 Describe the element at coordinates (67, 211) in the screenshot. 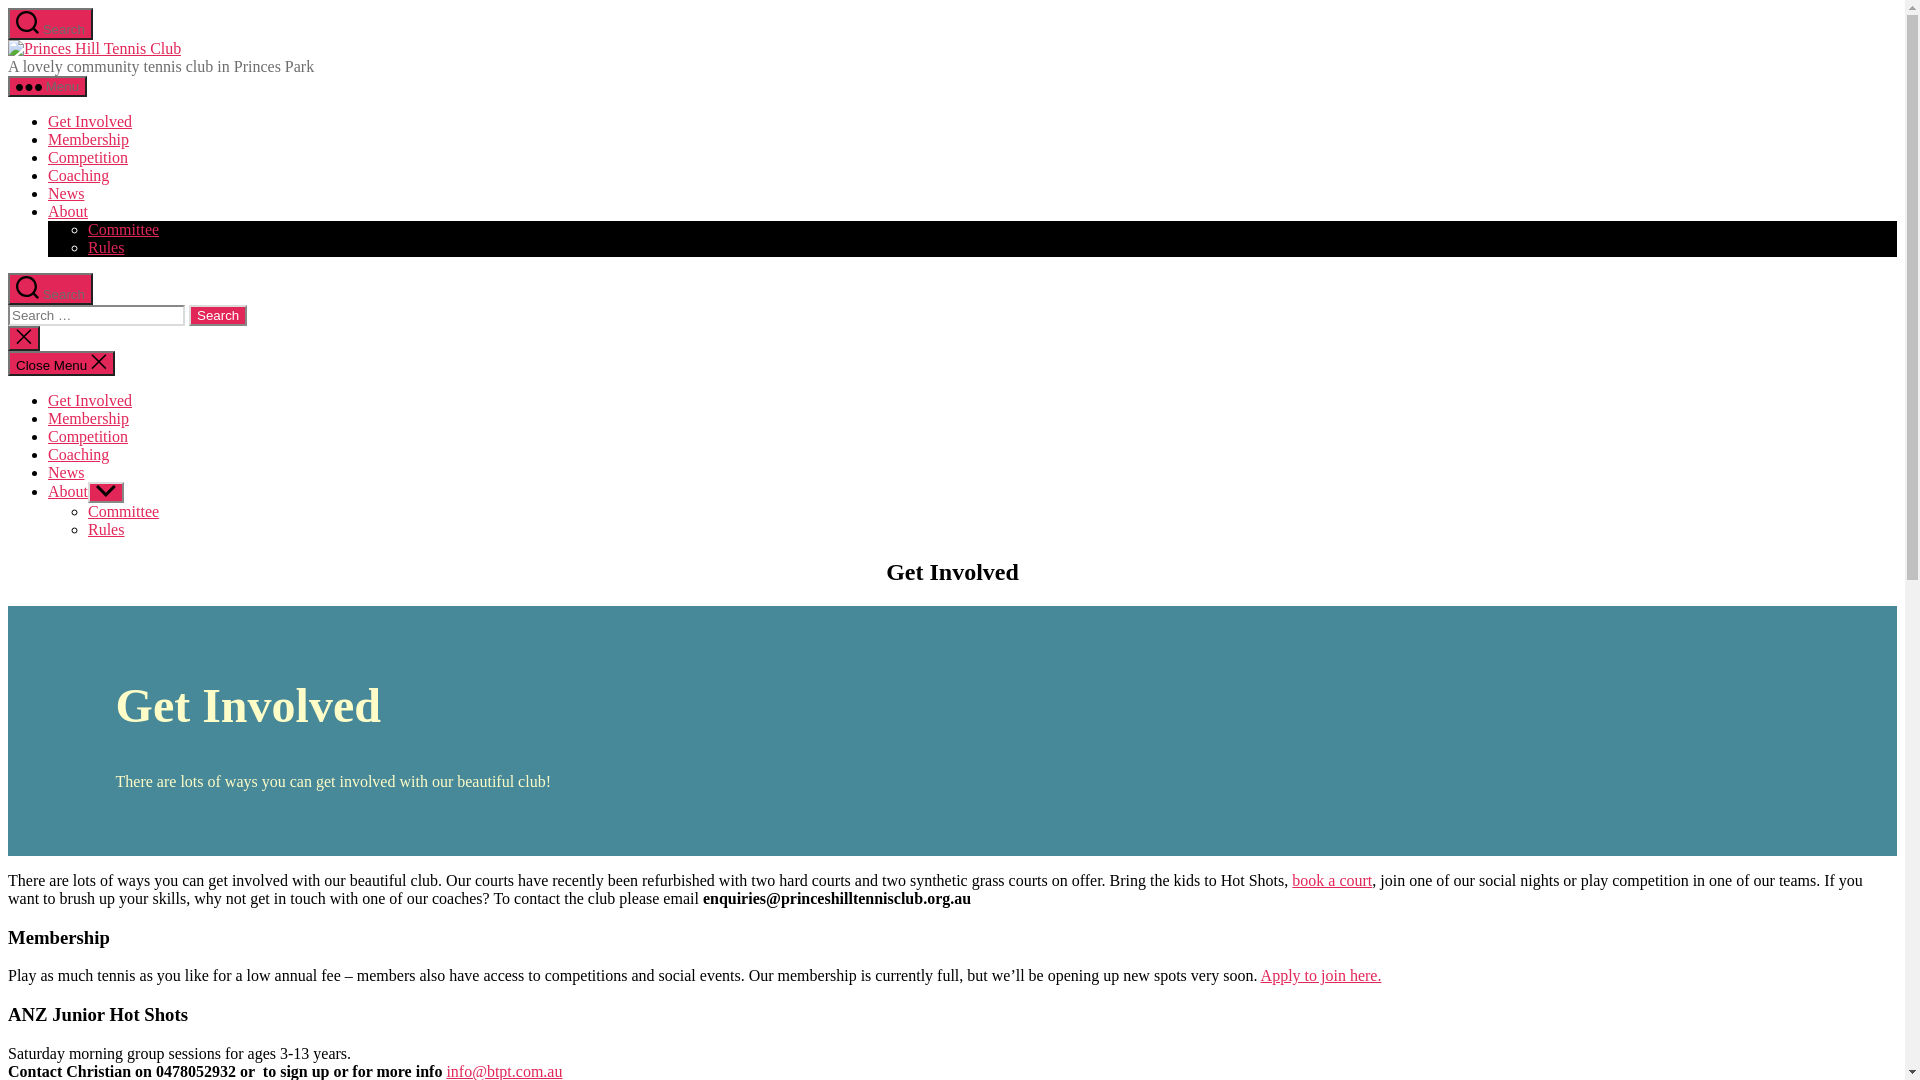

I see `'About'` at that location.